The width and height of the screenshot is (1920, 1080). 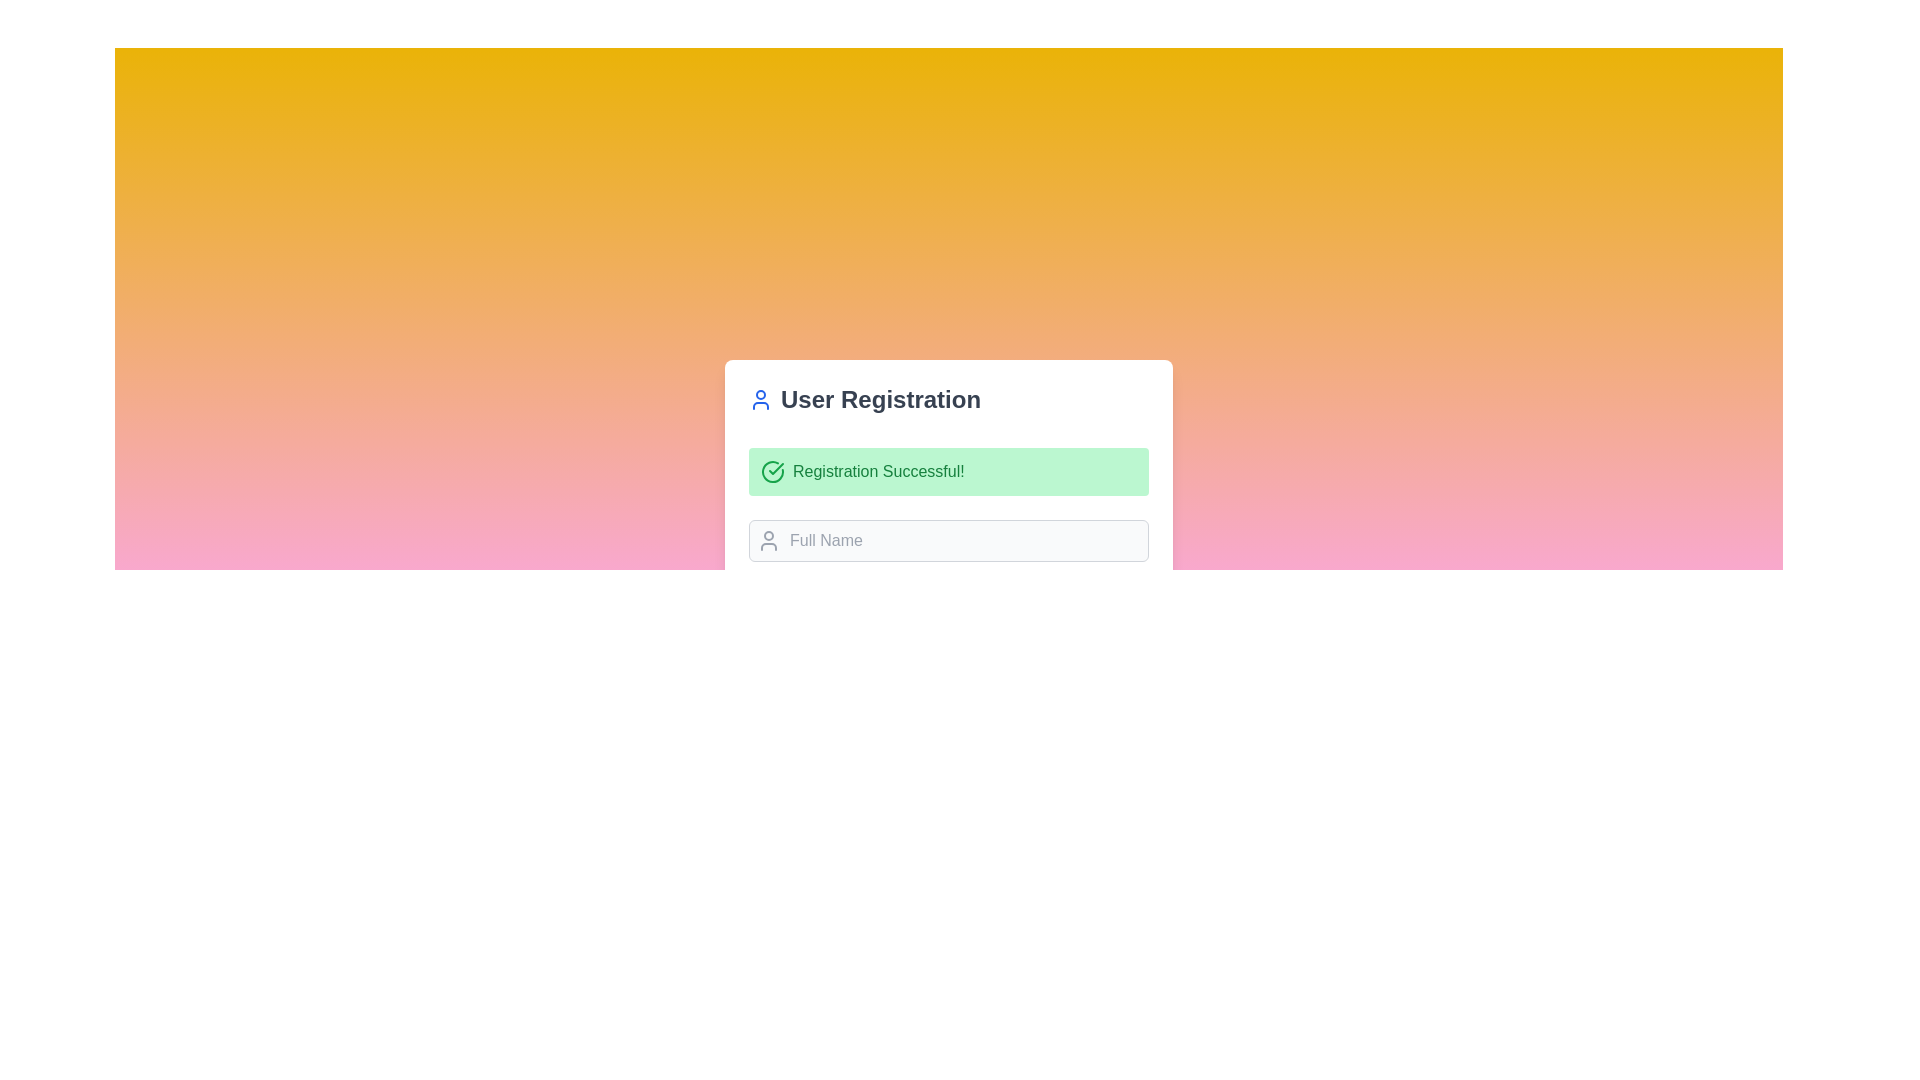 What do you see at coordinates (948, 471) in the screenshot?
I see `the Notification banner that confirms the successful completion of the registration process, located below the 'User Registration' header and above the 'Full Name' input field` at bounding box center [948, 471].